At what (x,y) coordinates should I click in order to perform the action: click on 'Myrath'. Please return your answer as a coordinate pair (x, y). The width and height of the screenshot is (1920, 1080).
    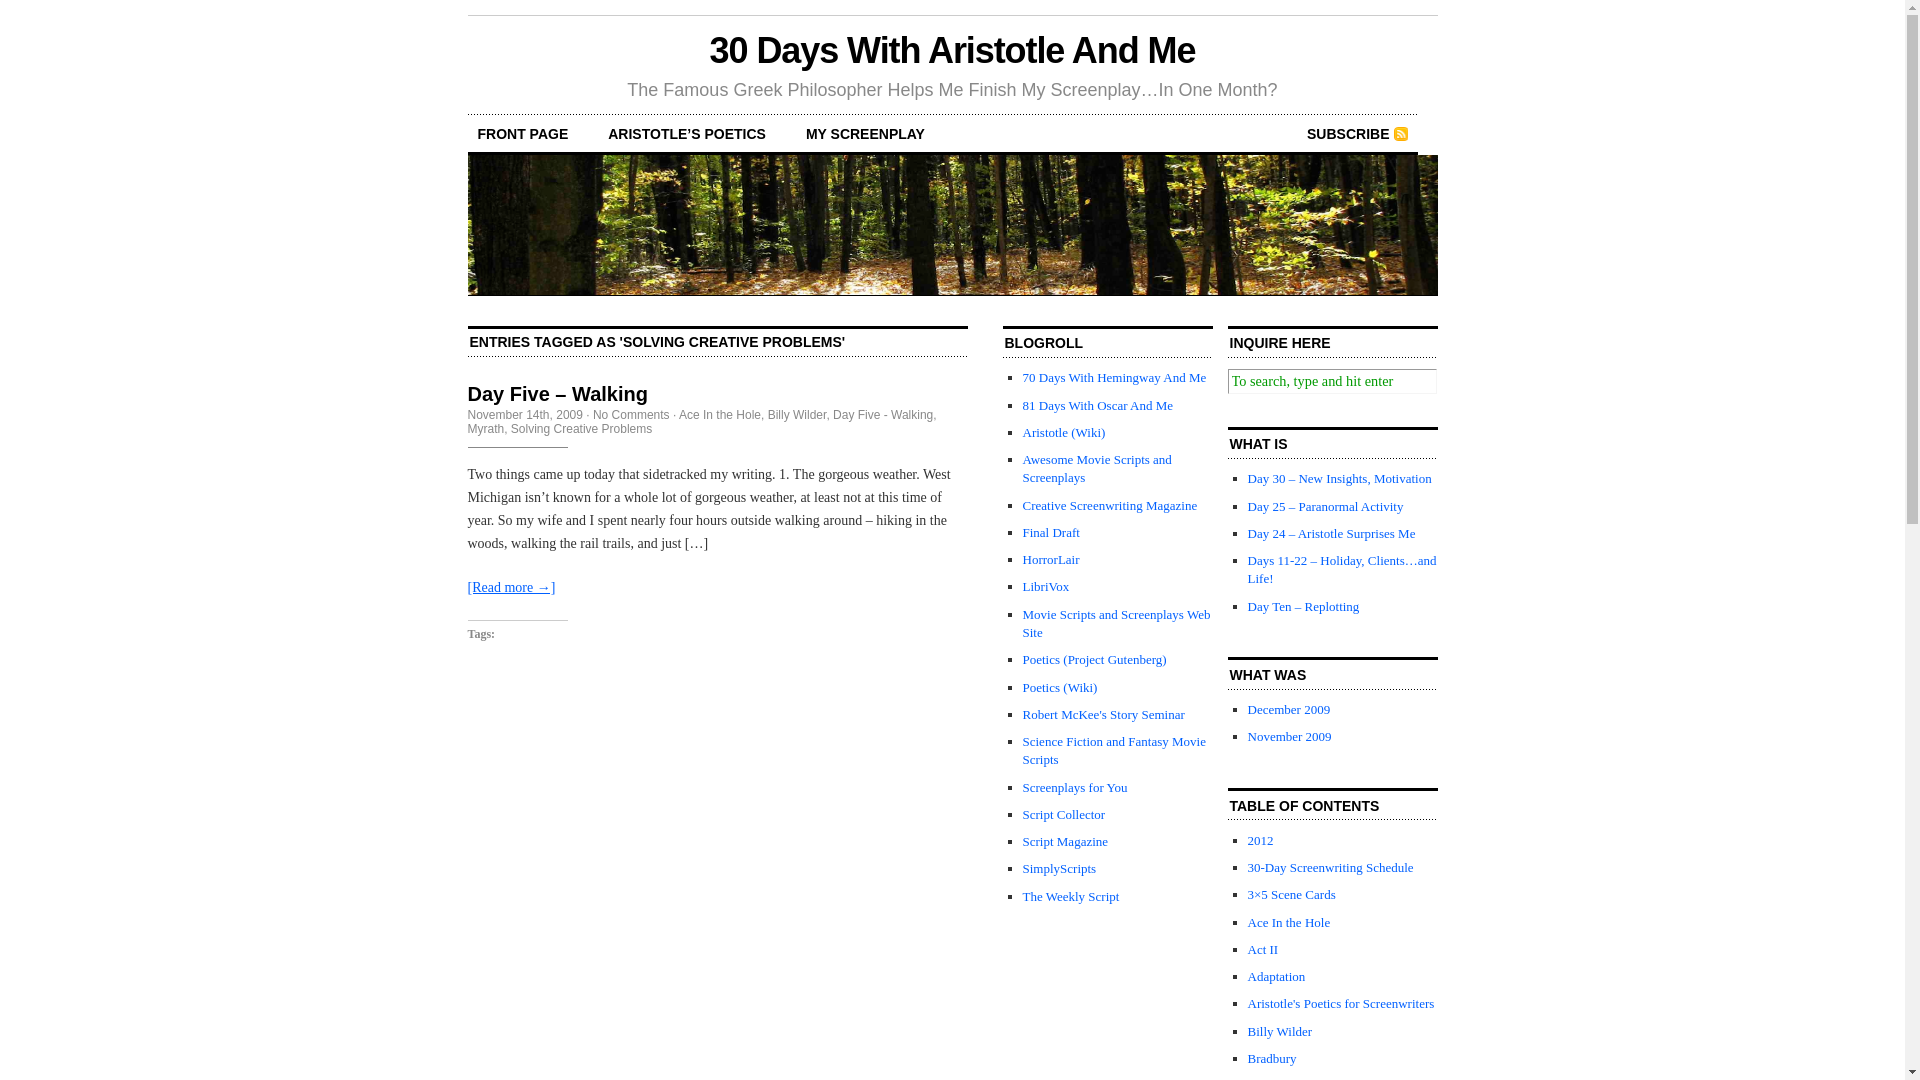
    Looking at the image, I should click on (486, 427).